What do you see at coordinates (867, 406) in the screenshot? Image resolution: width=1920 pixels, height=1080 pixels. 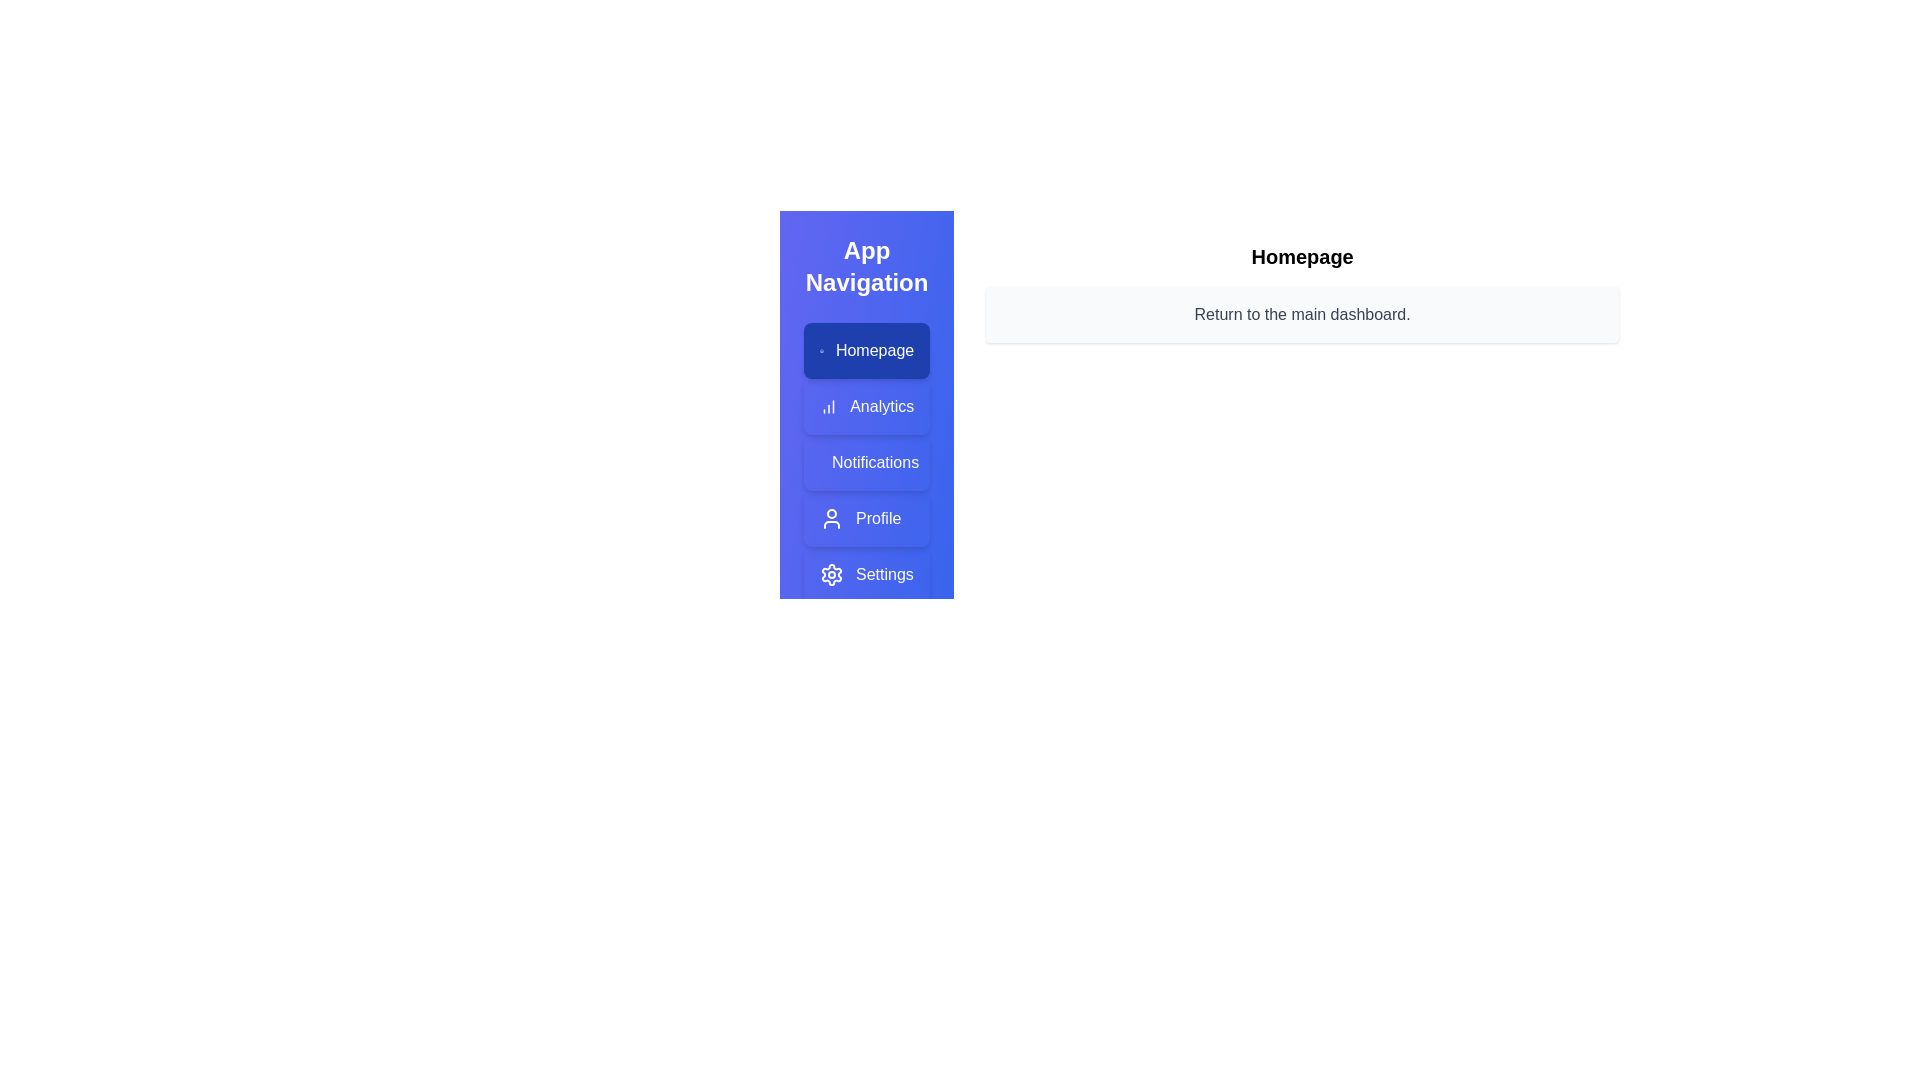 I see `the navigation button located in the vertical menu` at bounding box center [867, 406].